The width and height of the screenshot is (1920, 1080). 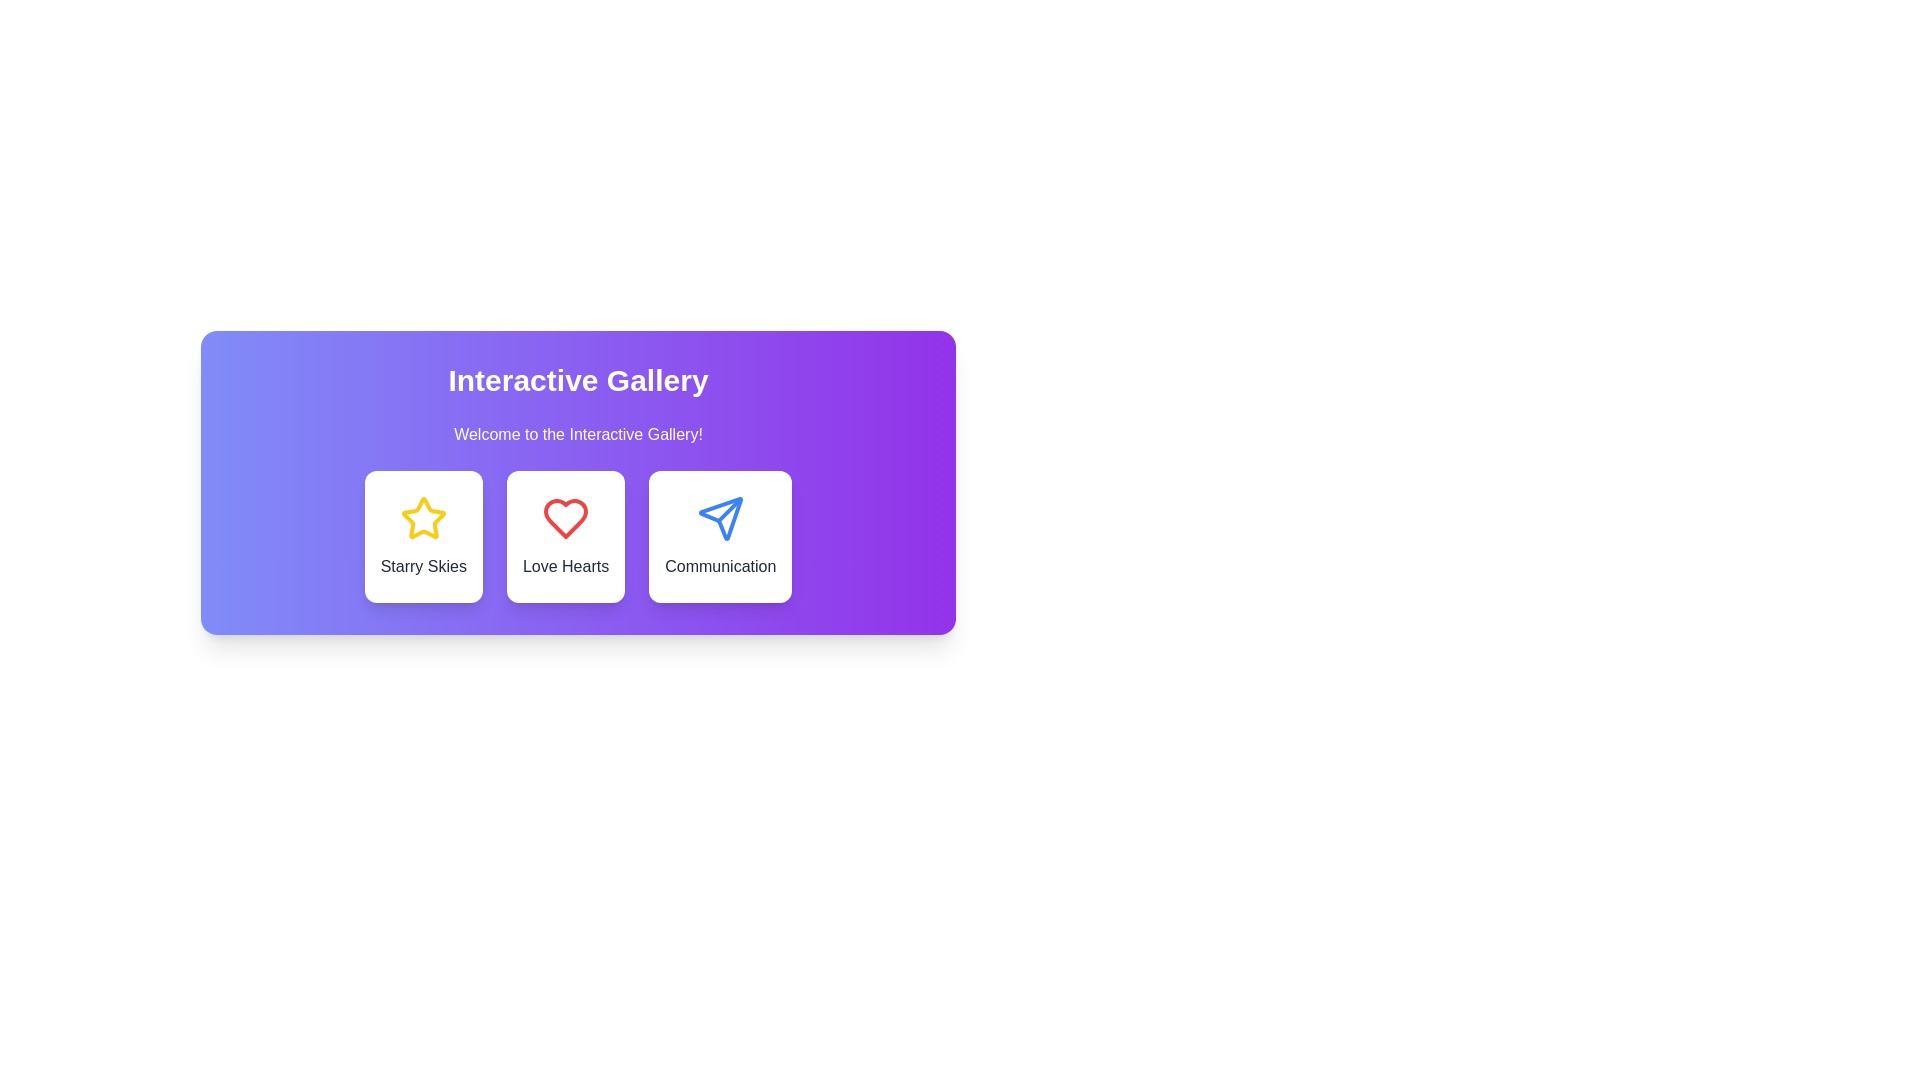 What do you see at coordinates (565, 518) in the screenshot?
I see `the red heart icon element, which is the second option in a horizontal row of three cards` at bounding box center [565, 518].